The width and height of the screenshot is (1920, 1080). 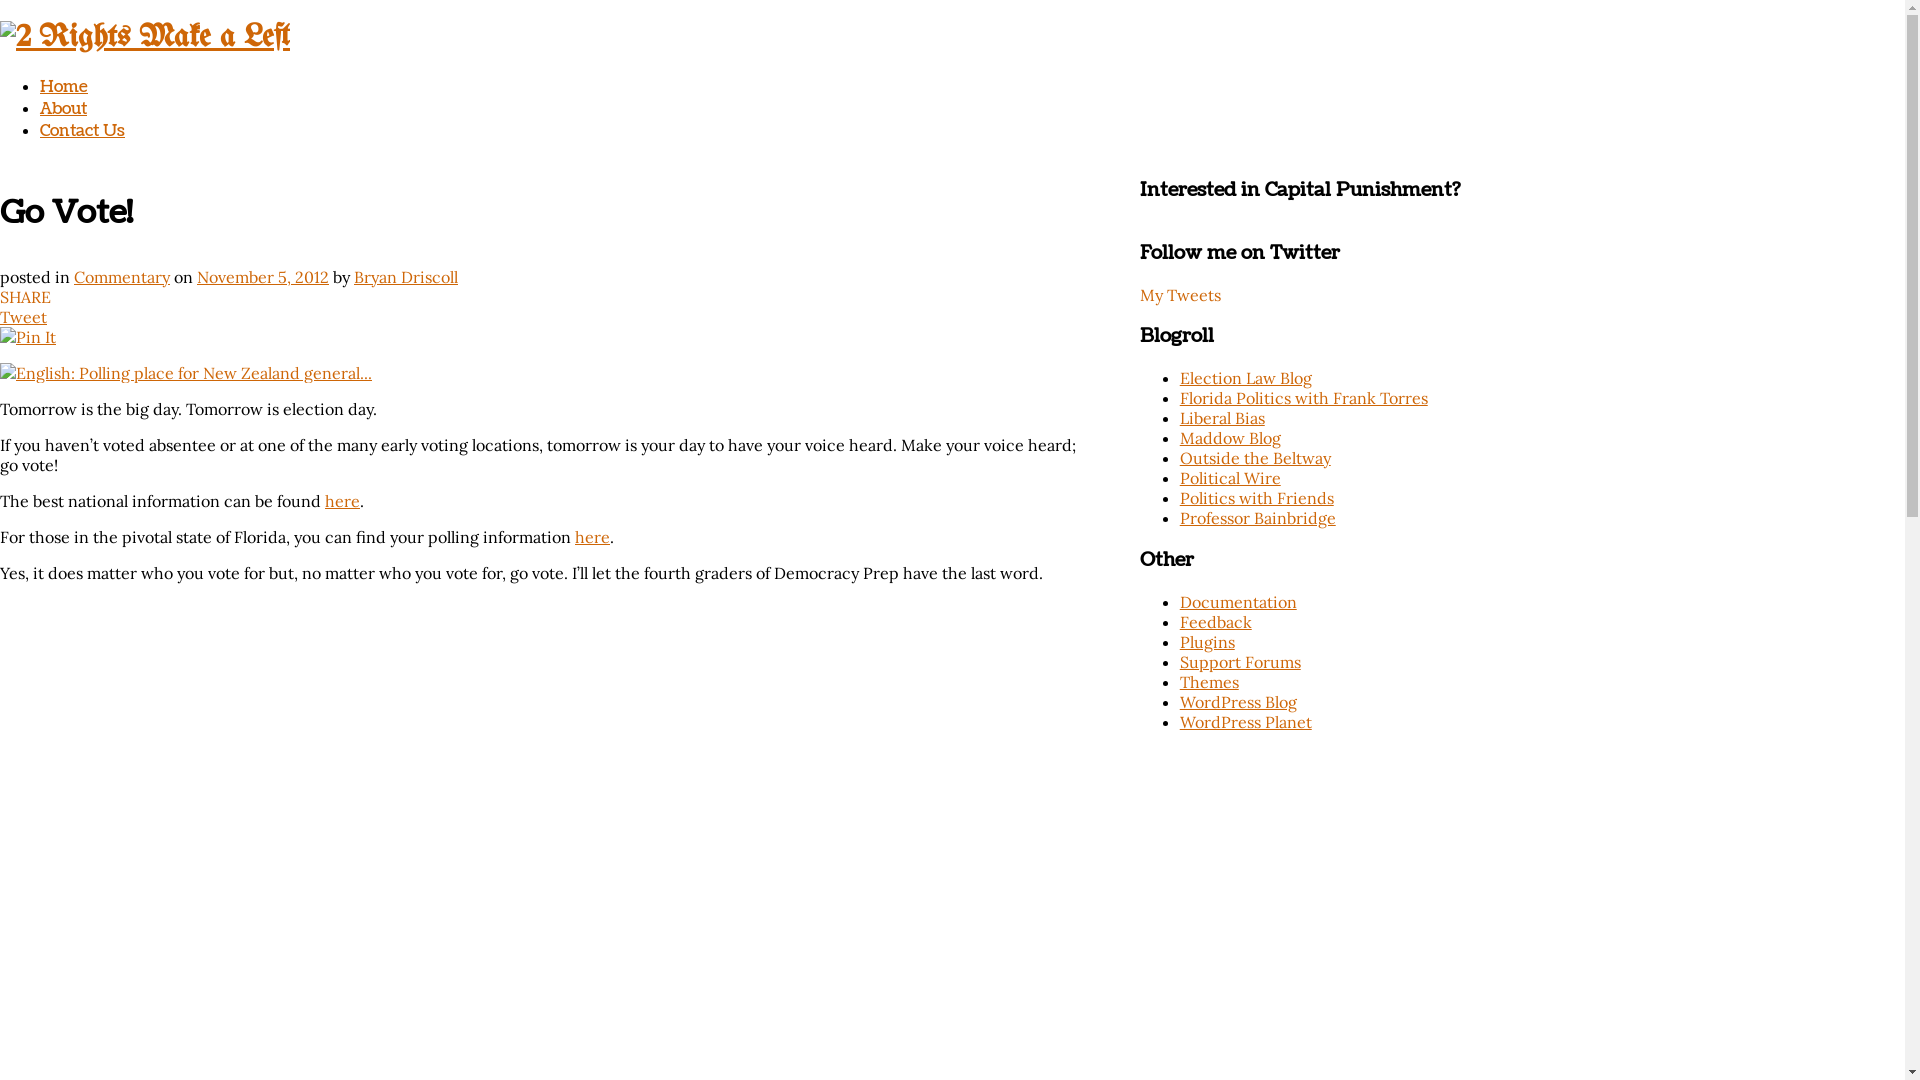 I want to click on 'Bryan Driscoll', so click(x=405, y=277).